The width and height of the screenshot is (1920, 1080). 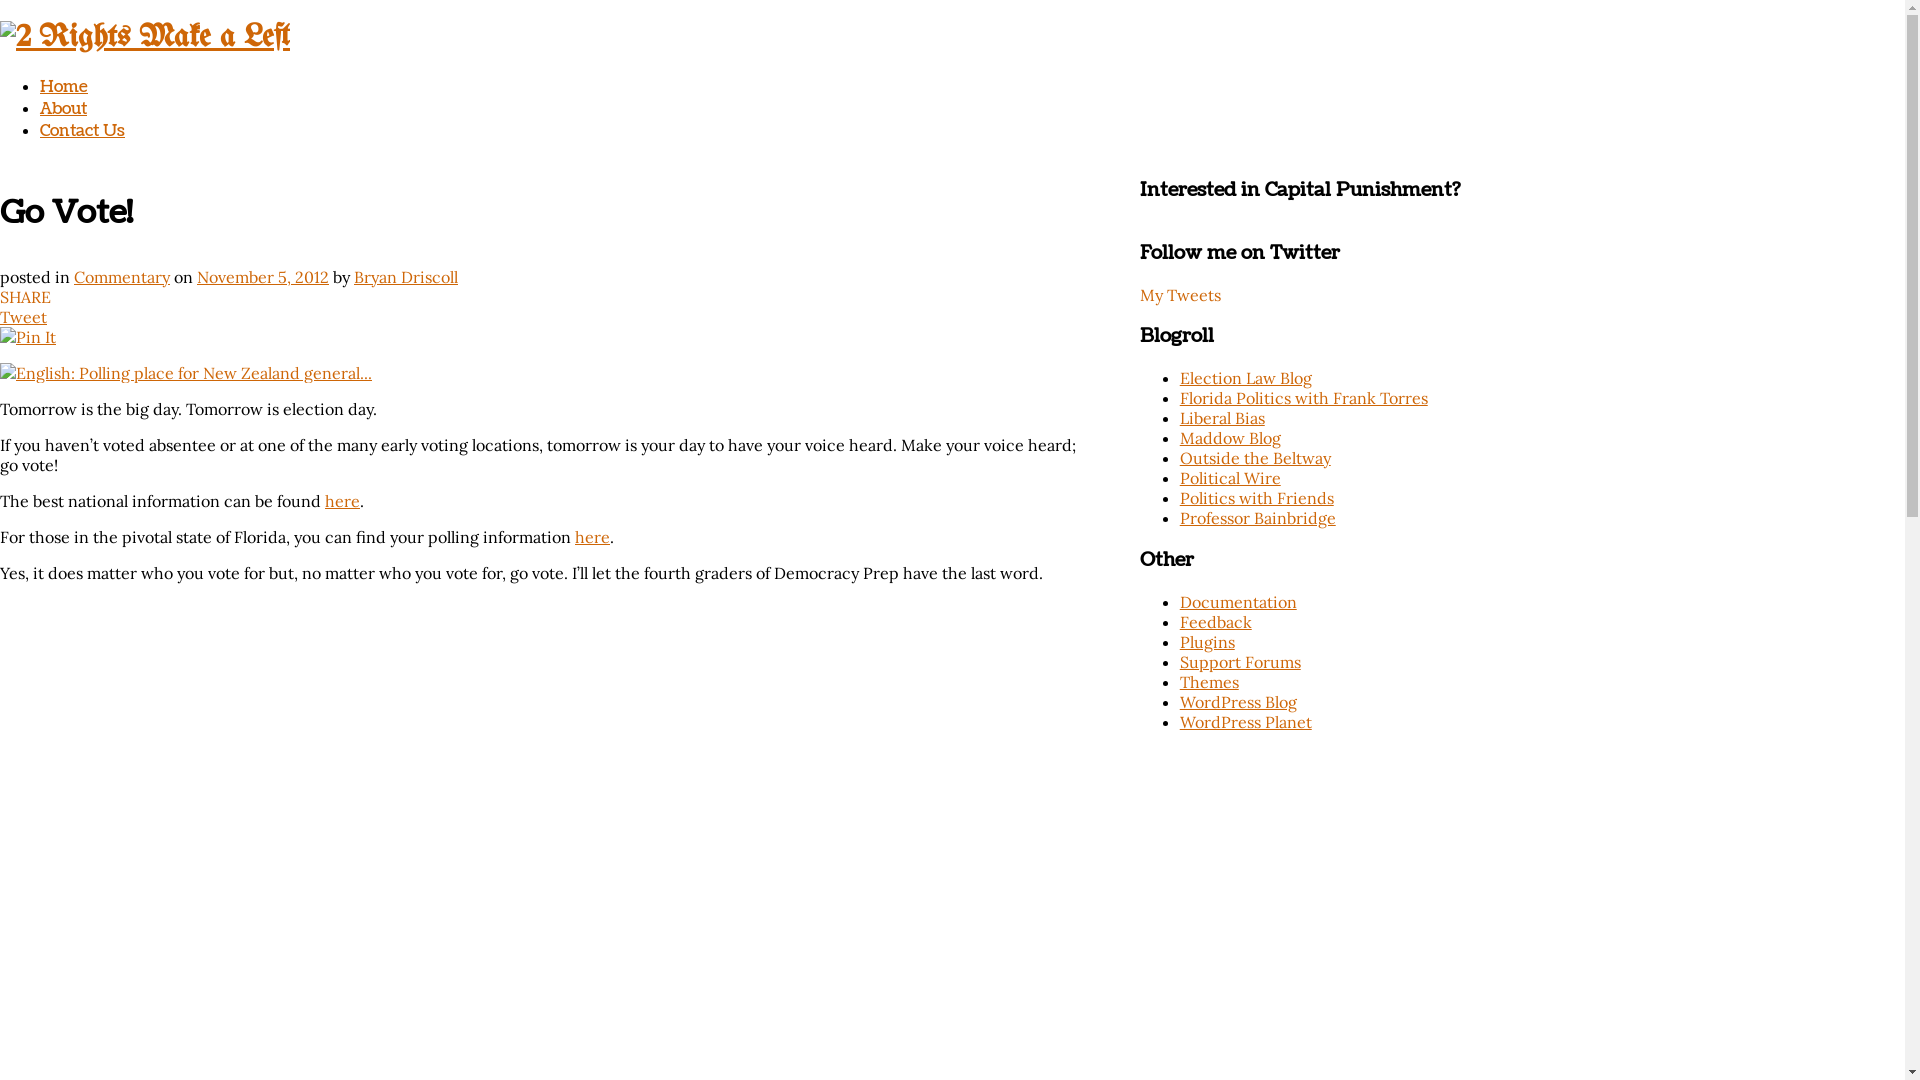 I want to click on 'Bryan Driscoll', so click(x=405, y=277).